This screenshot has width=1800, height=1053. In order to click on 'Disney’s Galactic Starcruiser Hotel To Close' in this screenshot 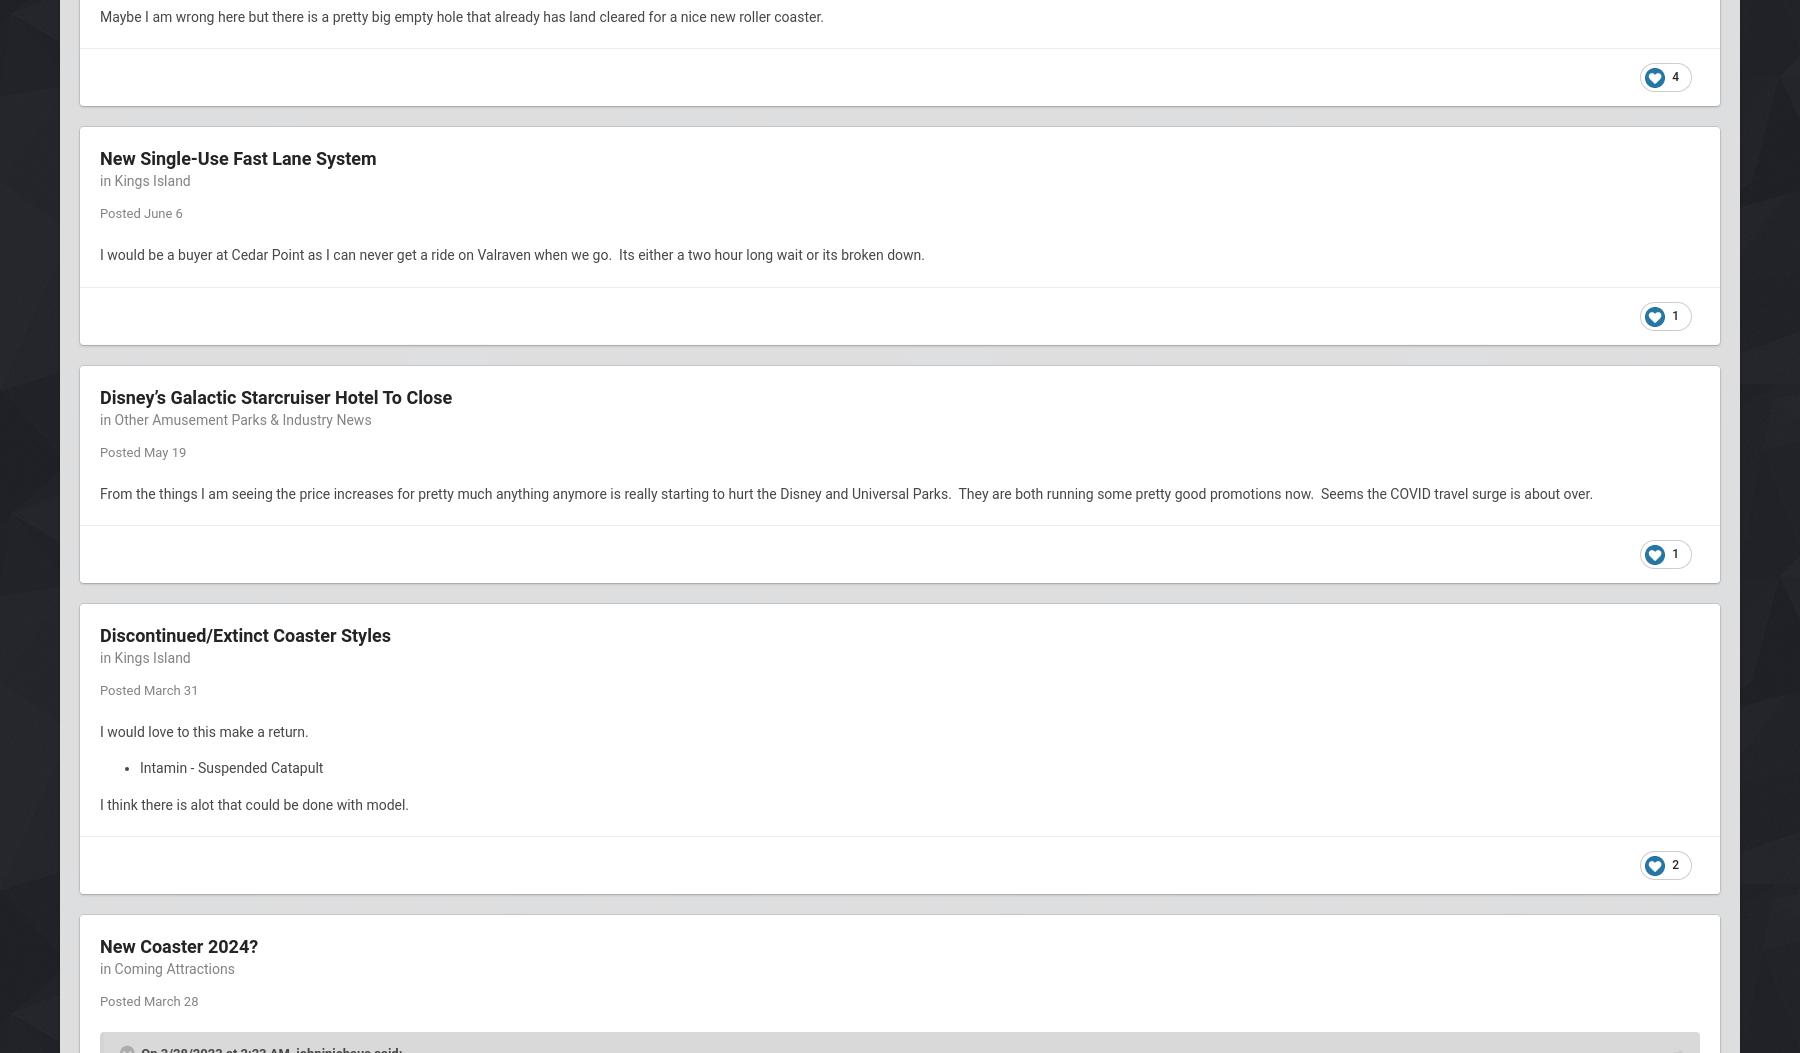, I will do `click(274, 396)`.